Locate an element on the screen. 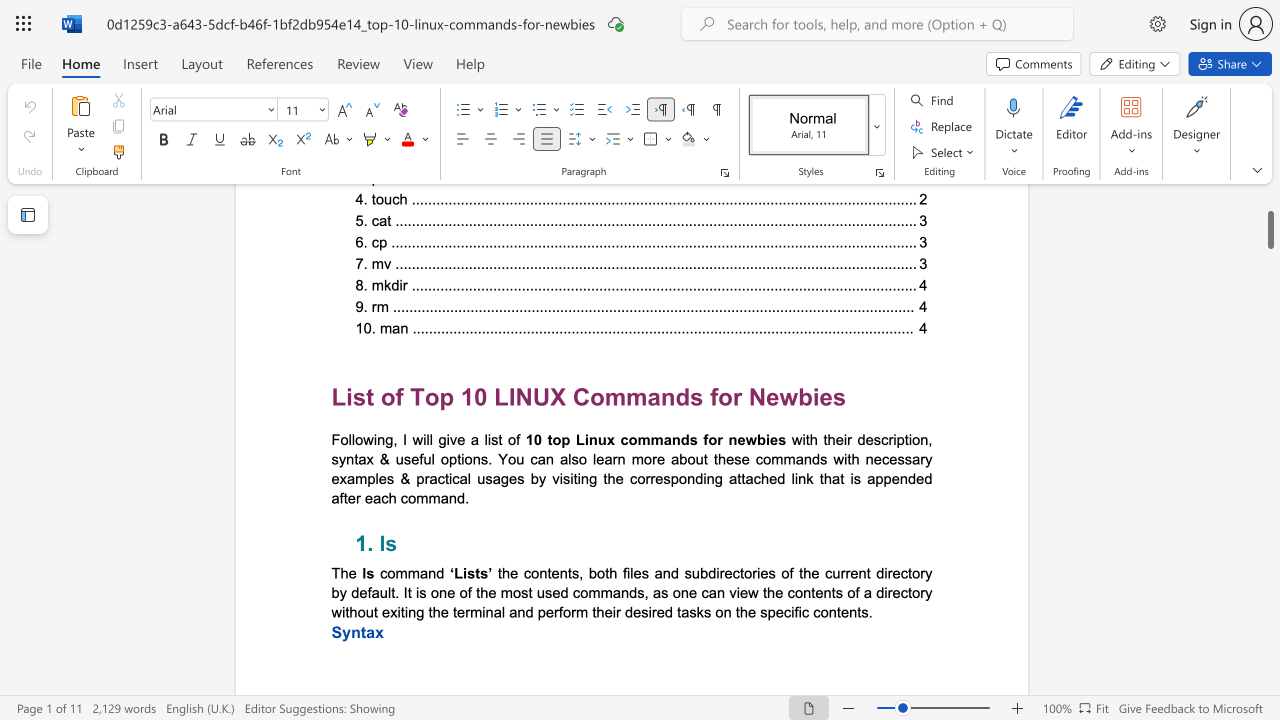 This screenshot has width=1280, height=720. the 2th character "d" in the text is located at coordinates (816, 459).